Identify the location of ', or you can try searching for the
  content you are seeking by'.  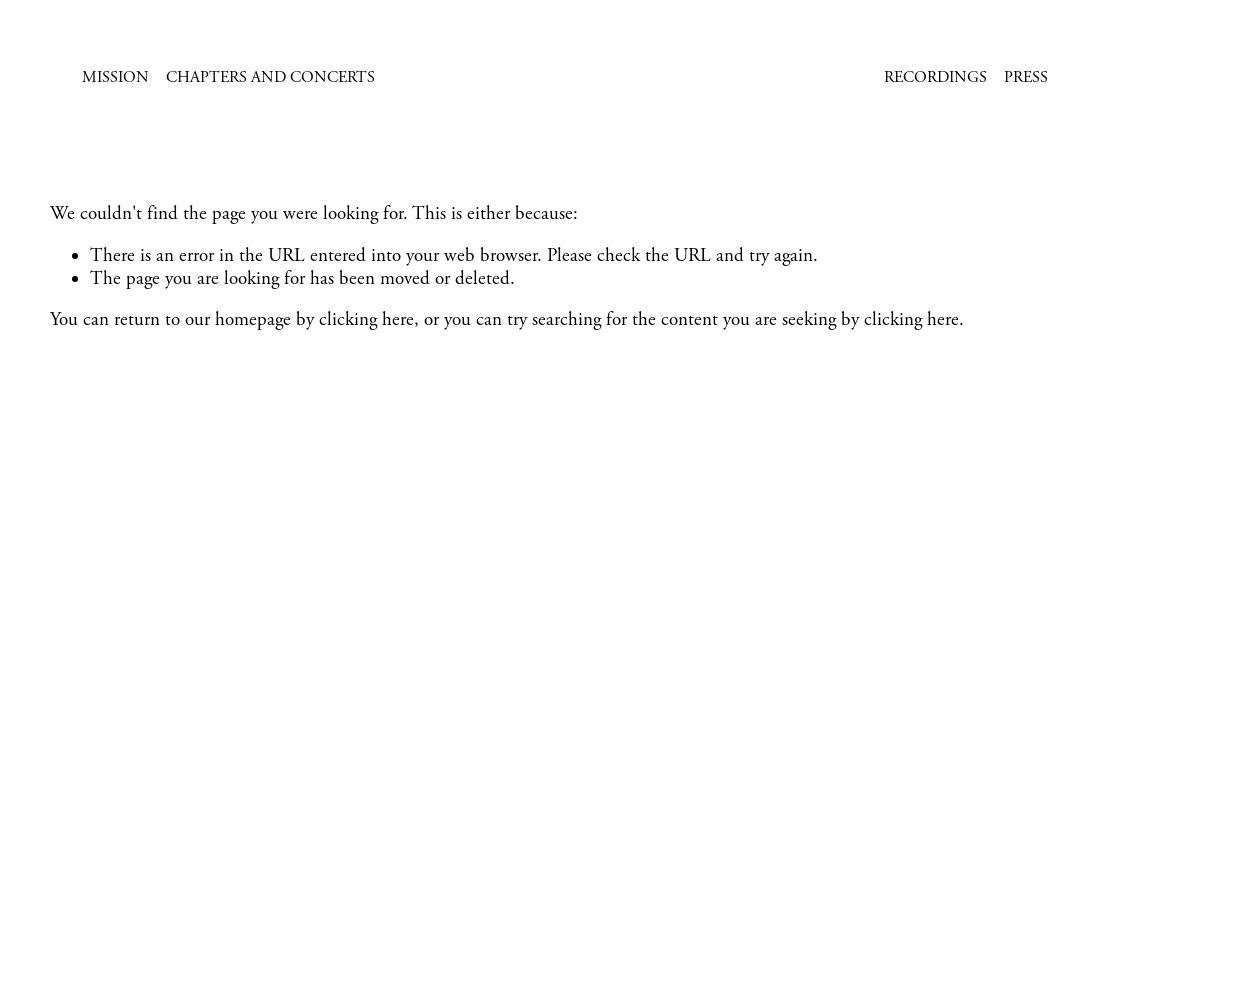
(639, 319).